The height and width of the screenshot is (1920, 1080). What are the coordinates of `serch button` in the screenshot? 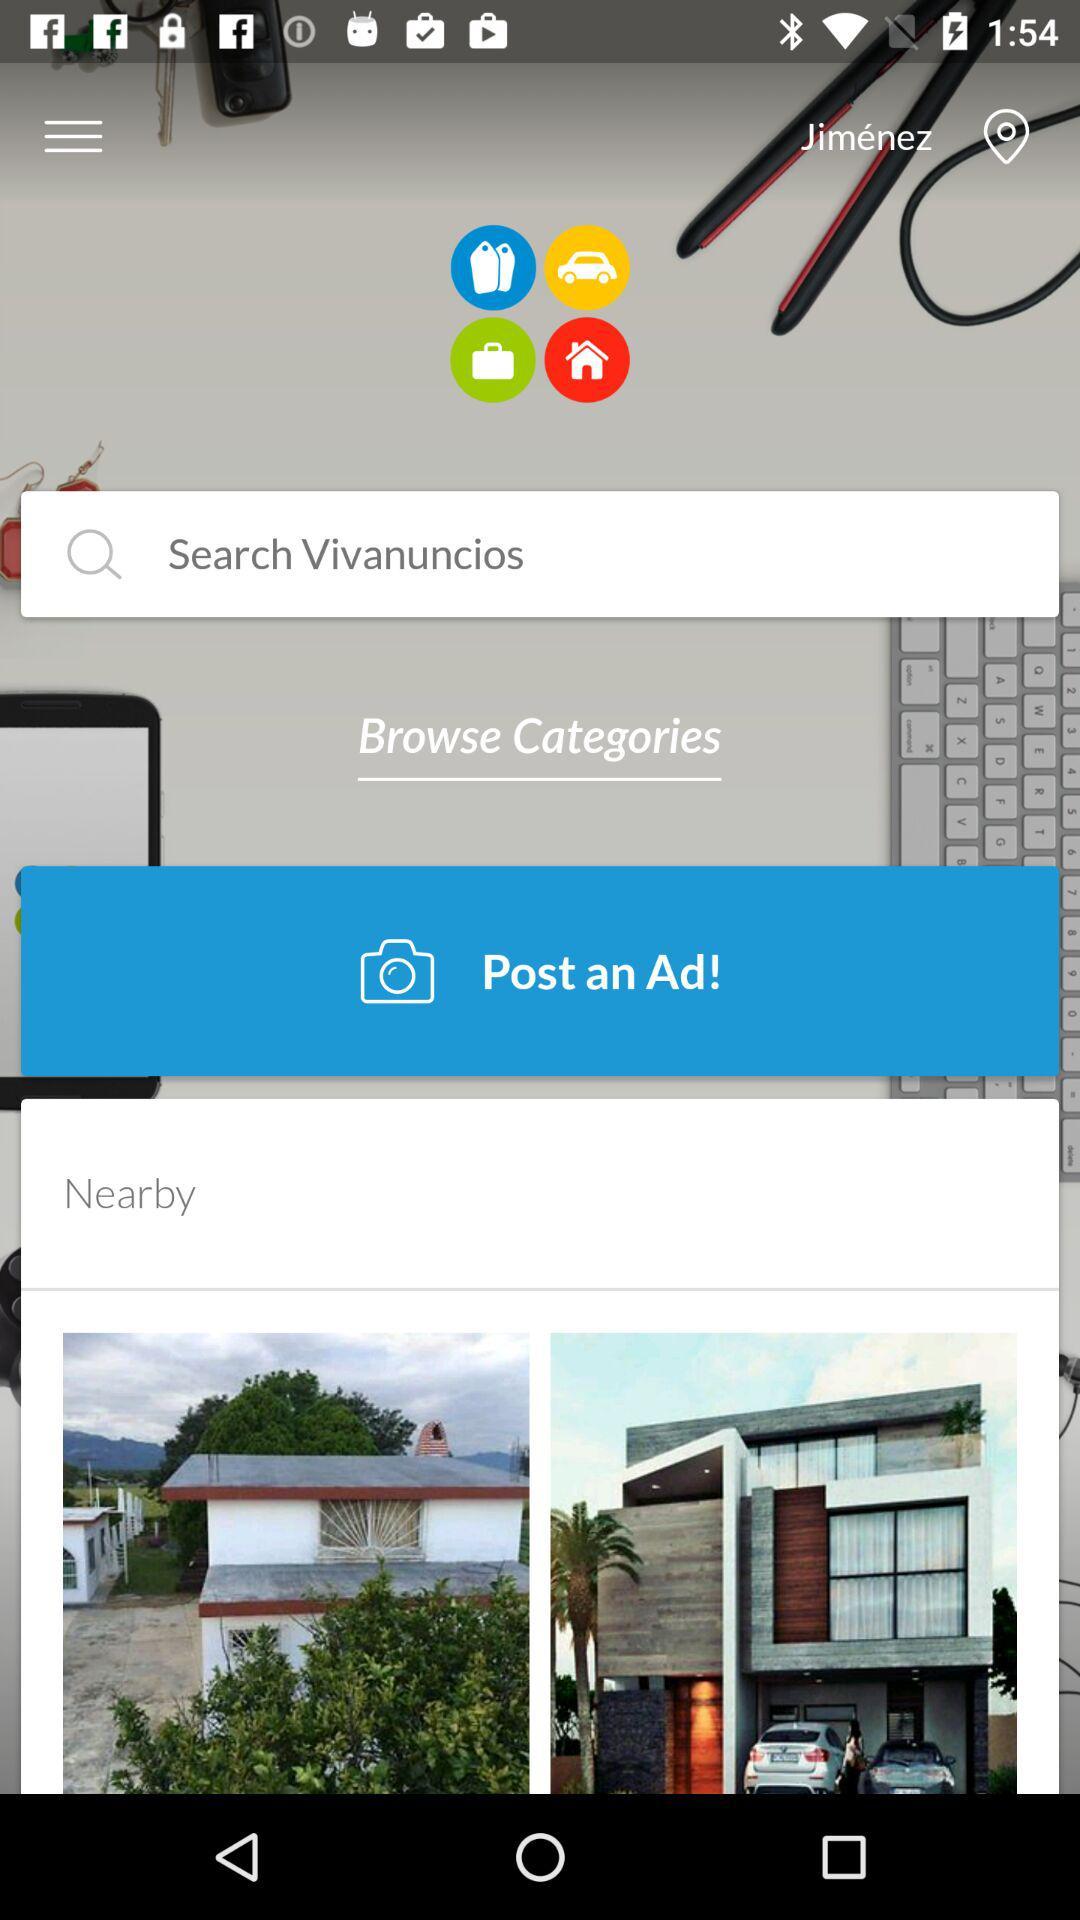 It's located at (94, 554).